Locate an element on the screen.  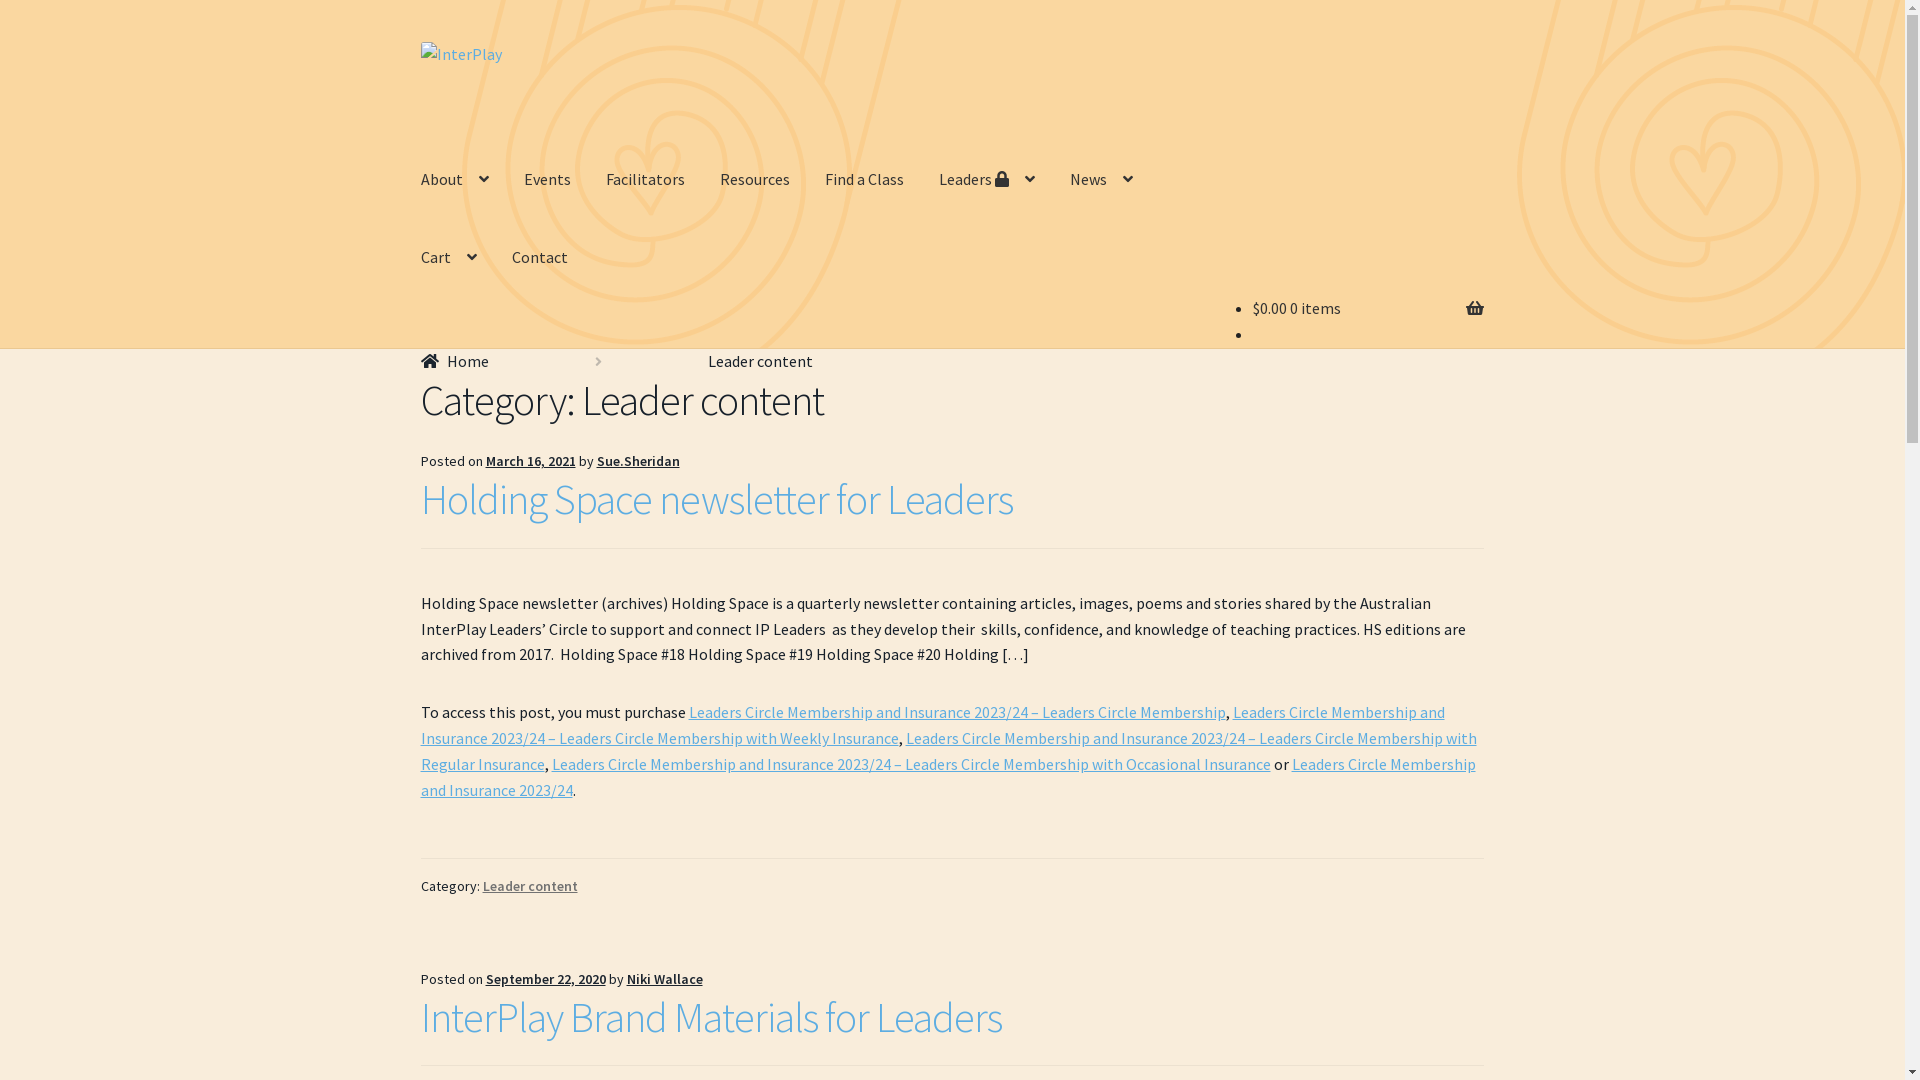
'September 22, 2020' is located at coordinates (485, 978).